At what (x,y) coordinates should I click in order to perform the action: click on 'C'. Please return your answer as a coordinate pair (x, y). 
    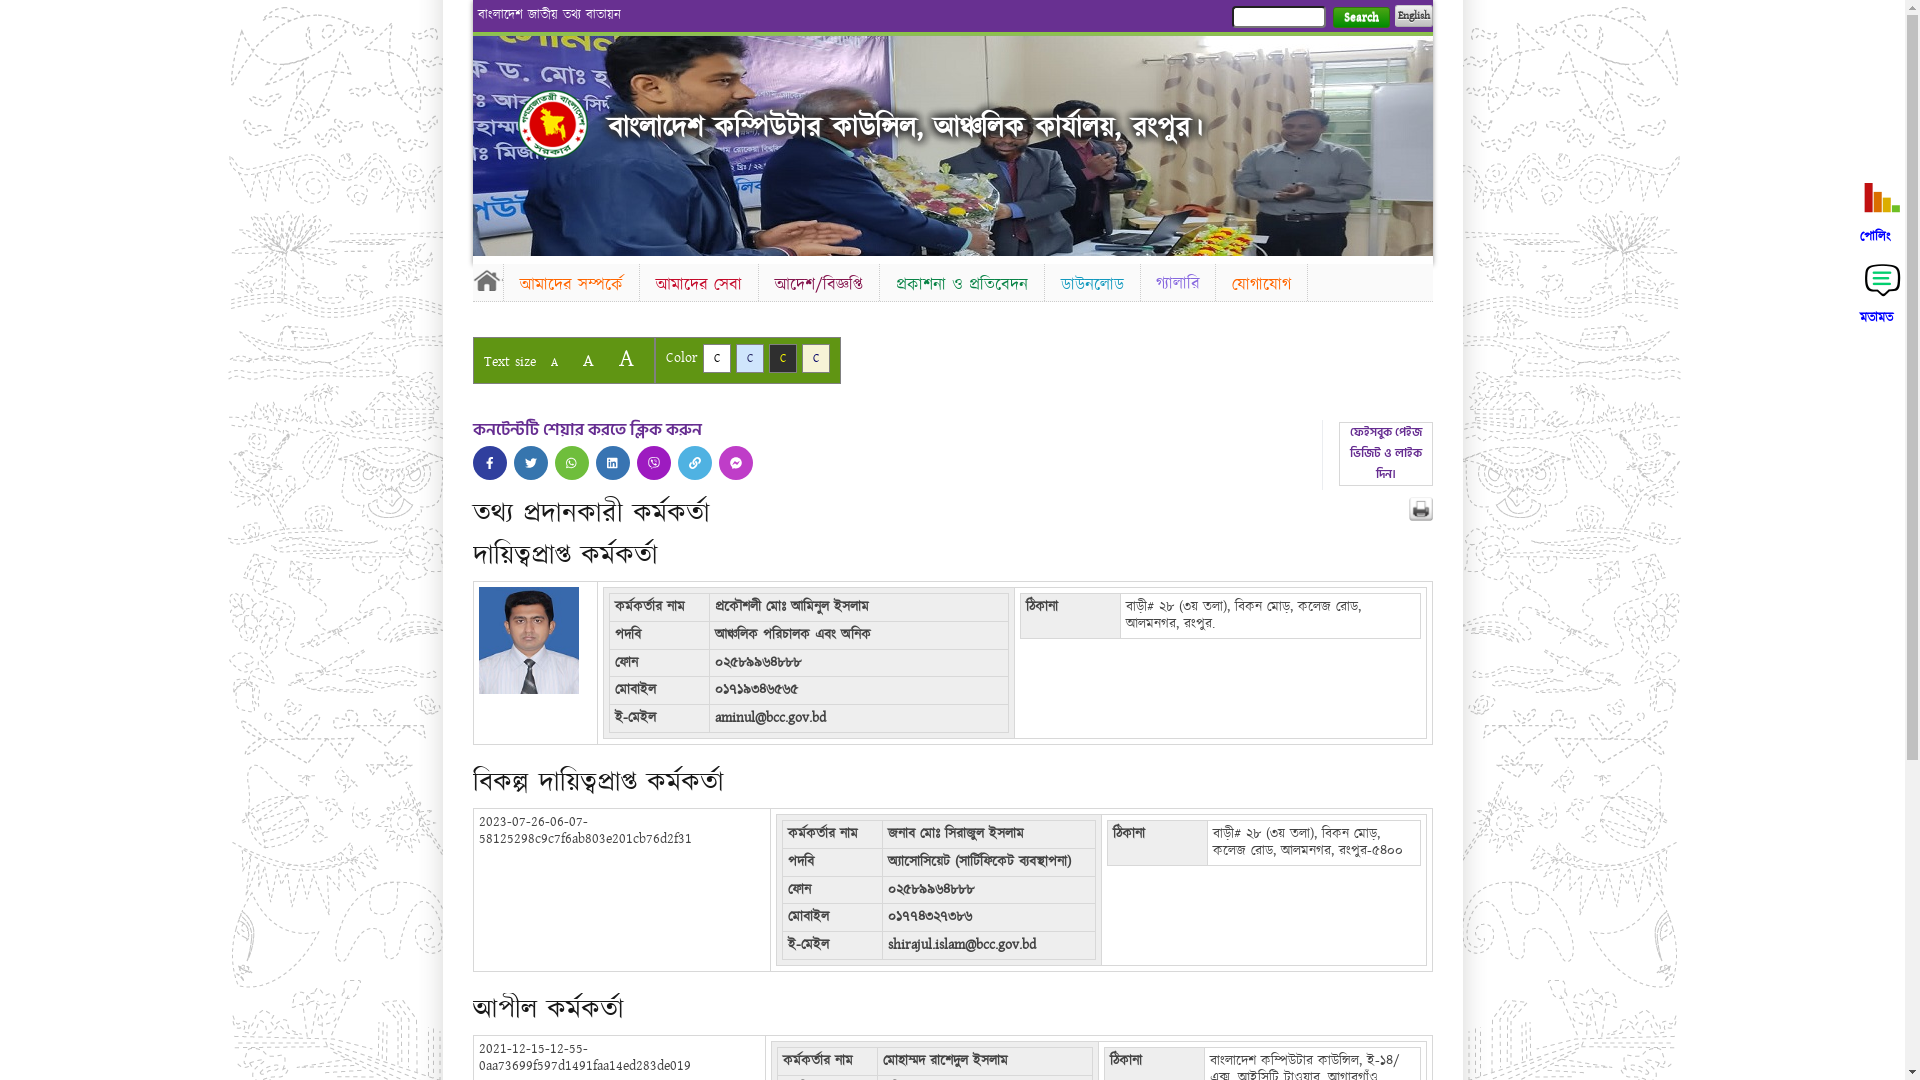
    Looking at the image, I should click on (748, 357).